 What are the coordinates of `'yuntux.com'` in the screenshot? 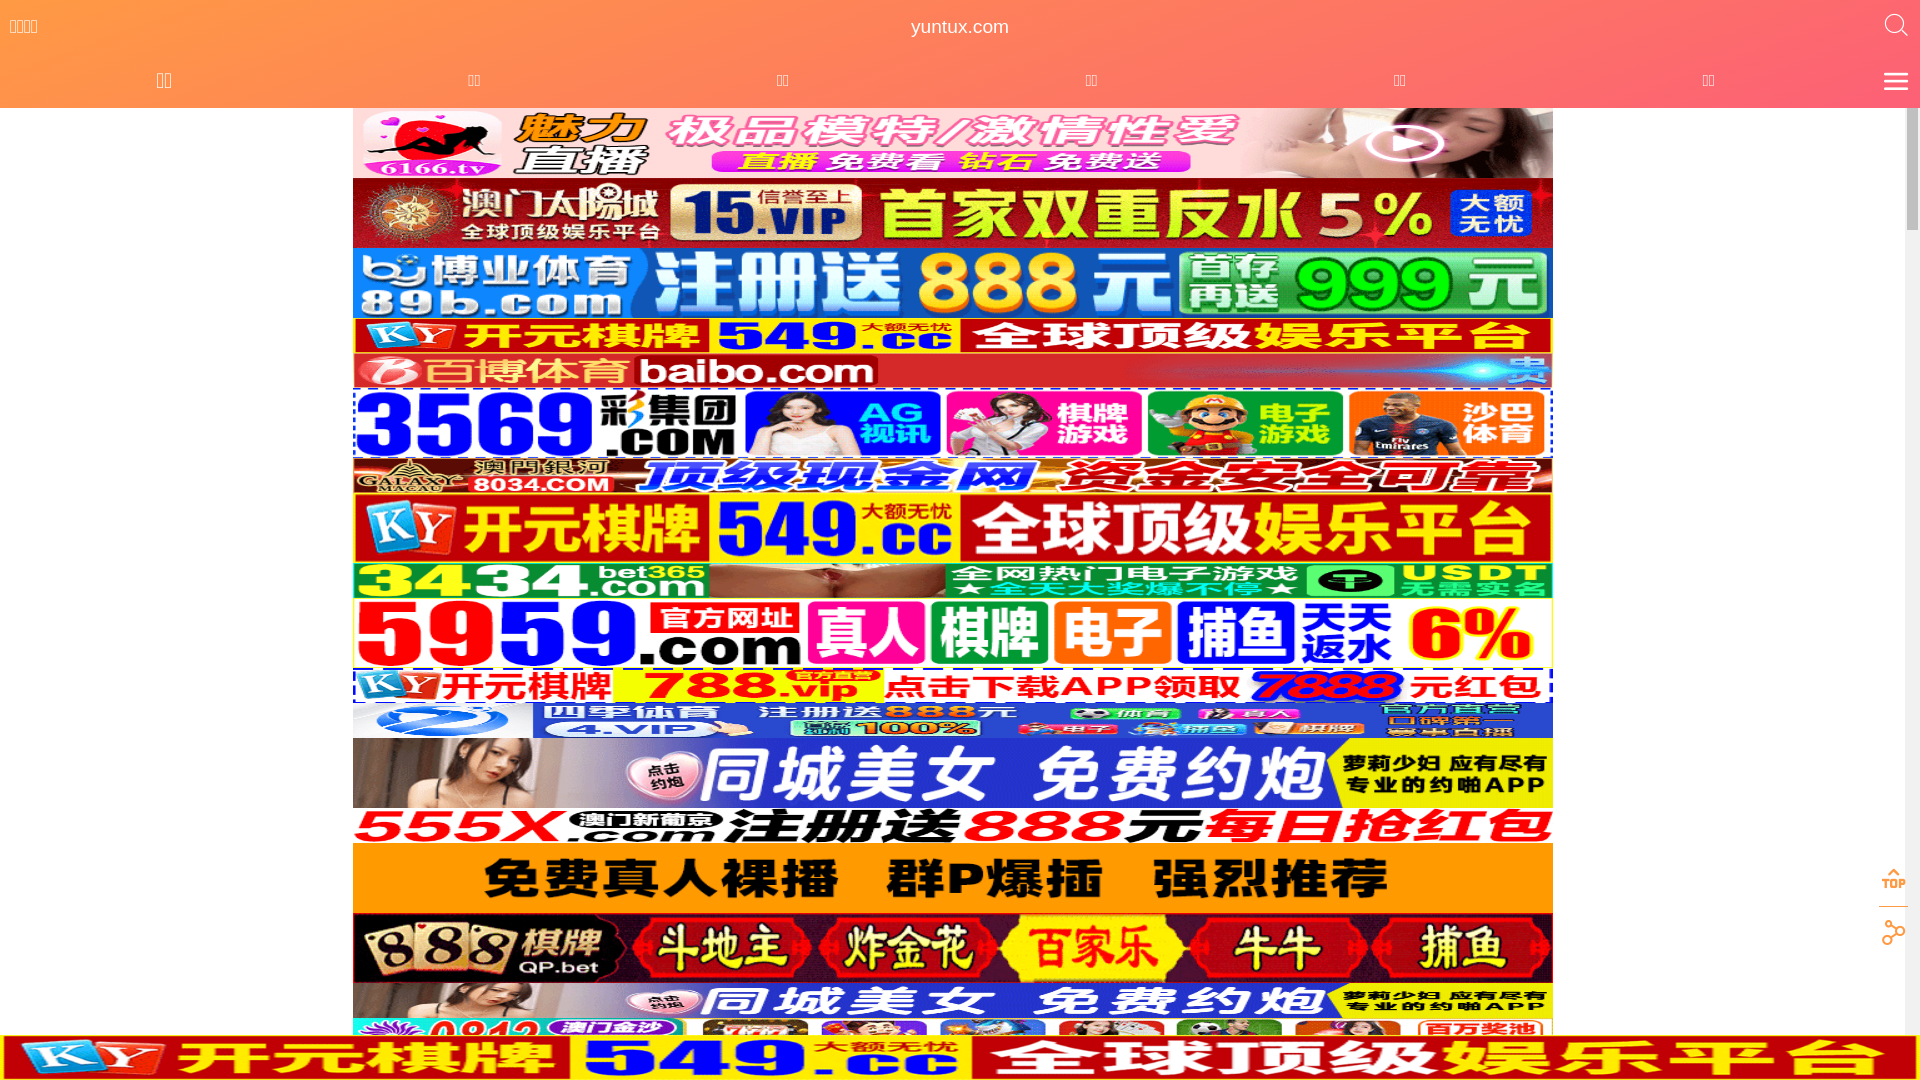 It's located at (960, 27).